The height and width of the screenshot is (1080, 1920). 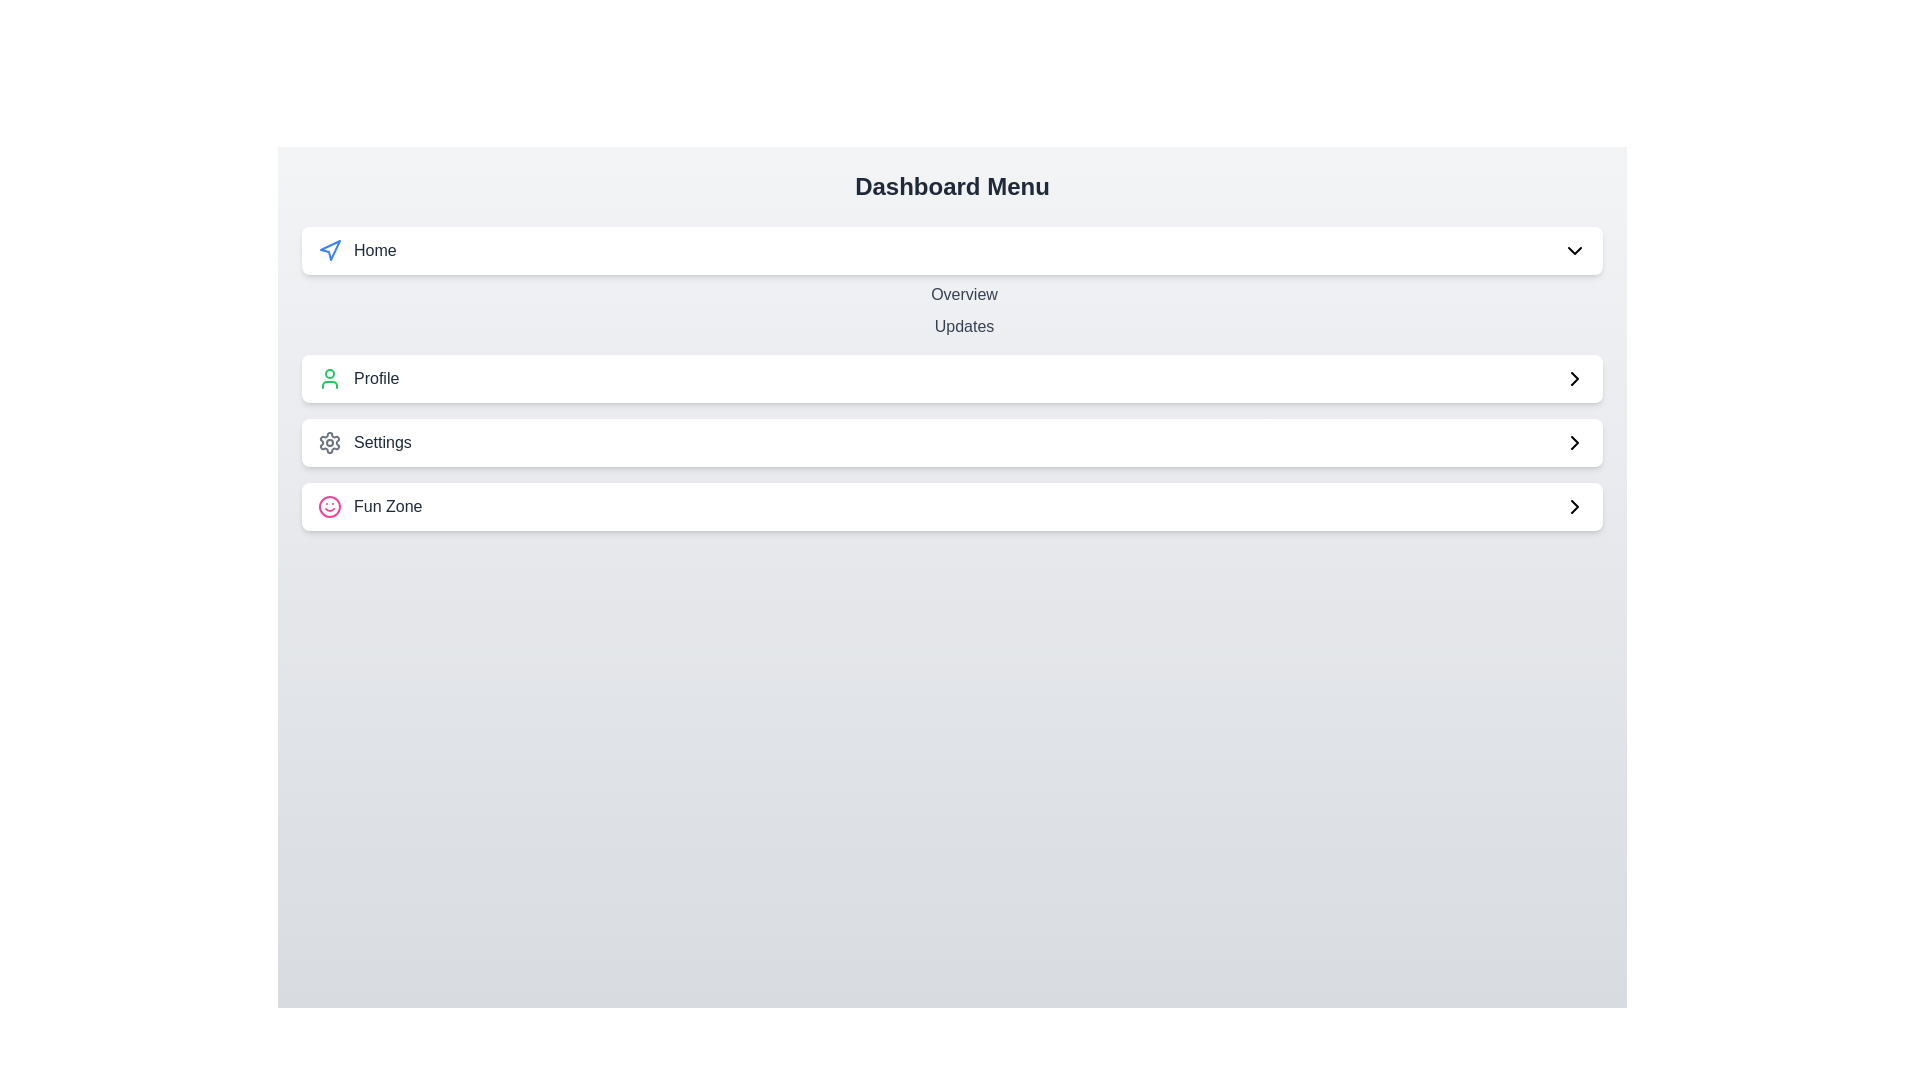 I want to click on the 'Overview' text label, which is styled with a gray font and appears underlined on hover, located in the menu section below the 'Dashboard Menu' header, so click(x=964, y=294).